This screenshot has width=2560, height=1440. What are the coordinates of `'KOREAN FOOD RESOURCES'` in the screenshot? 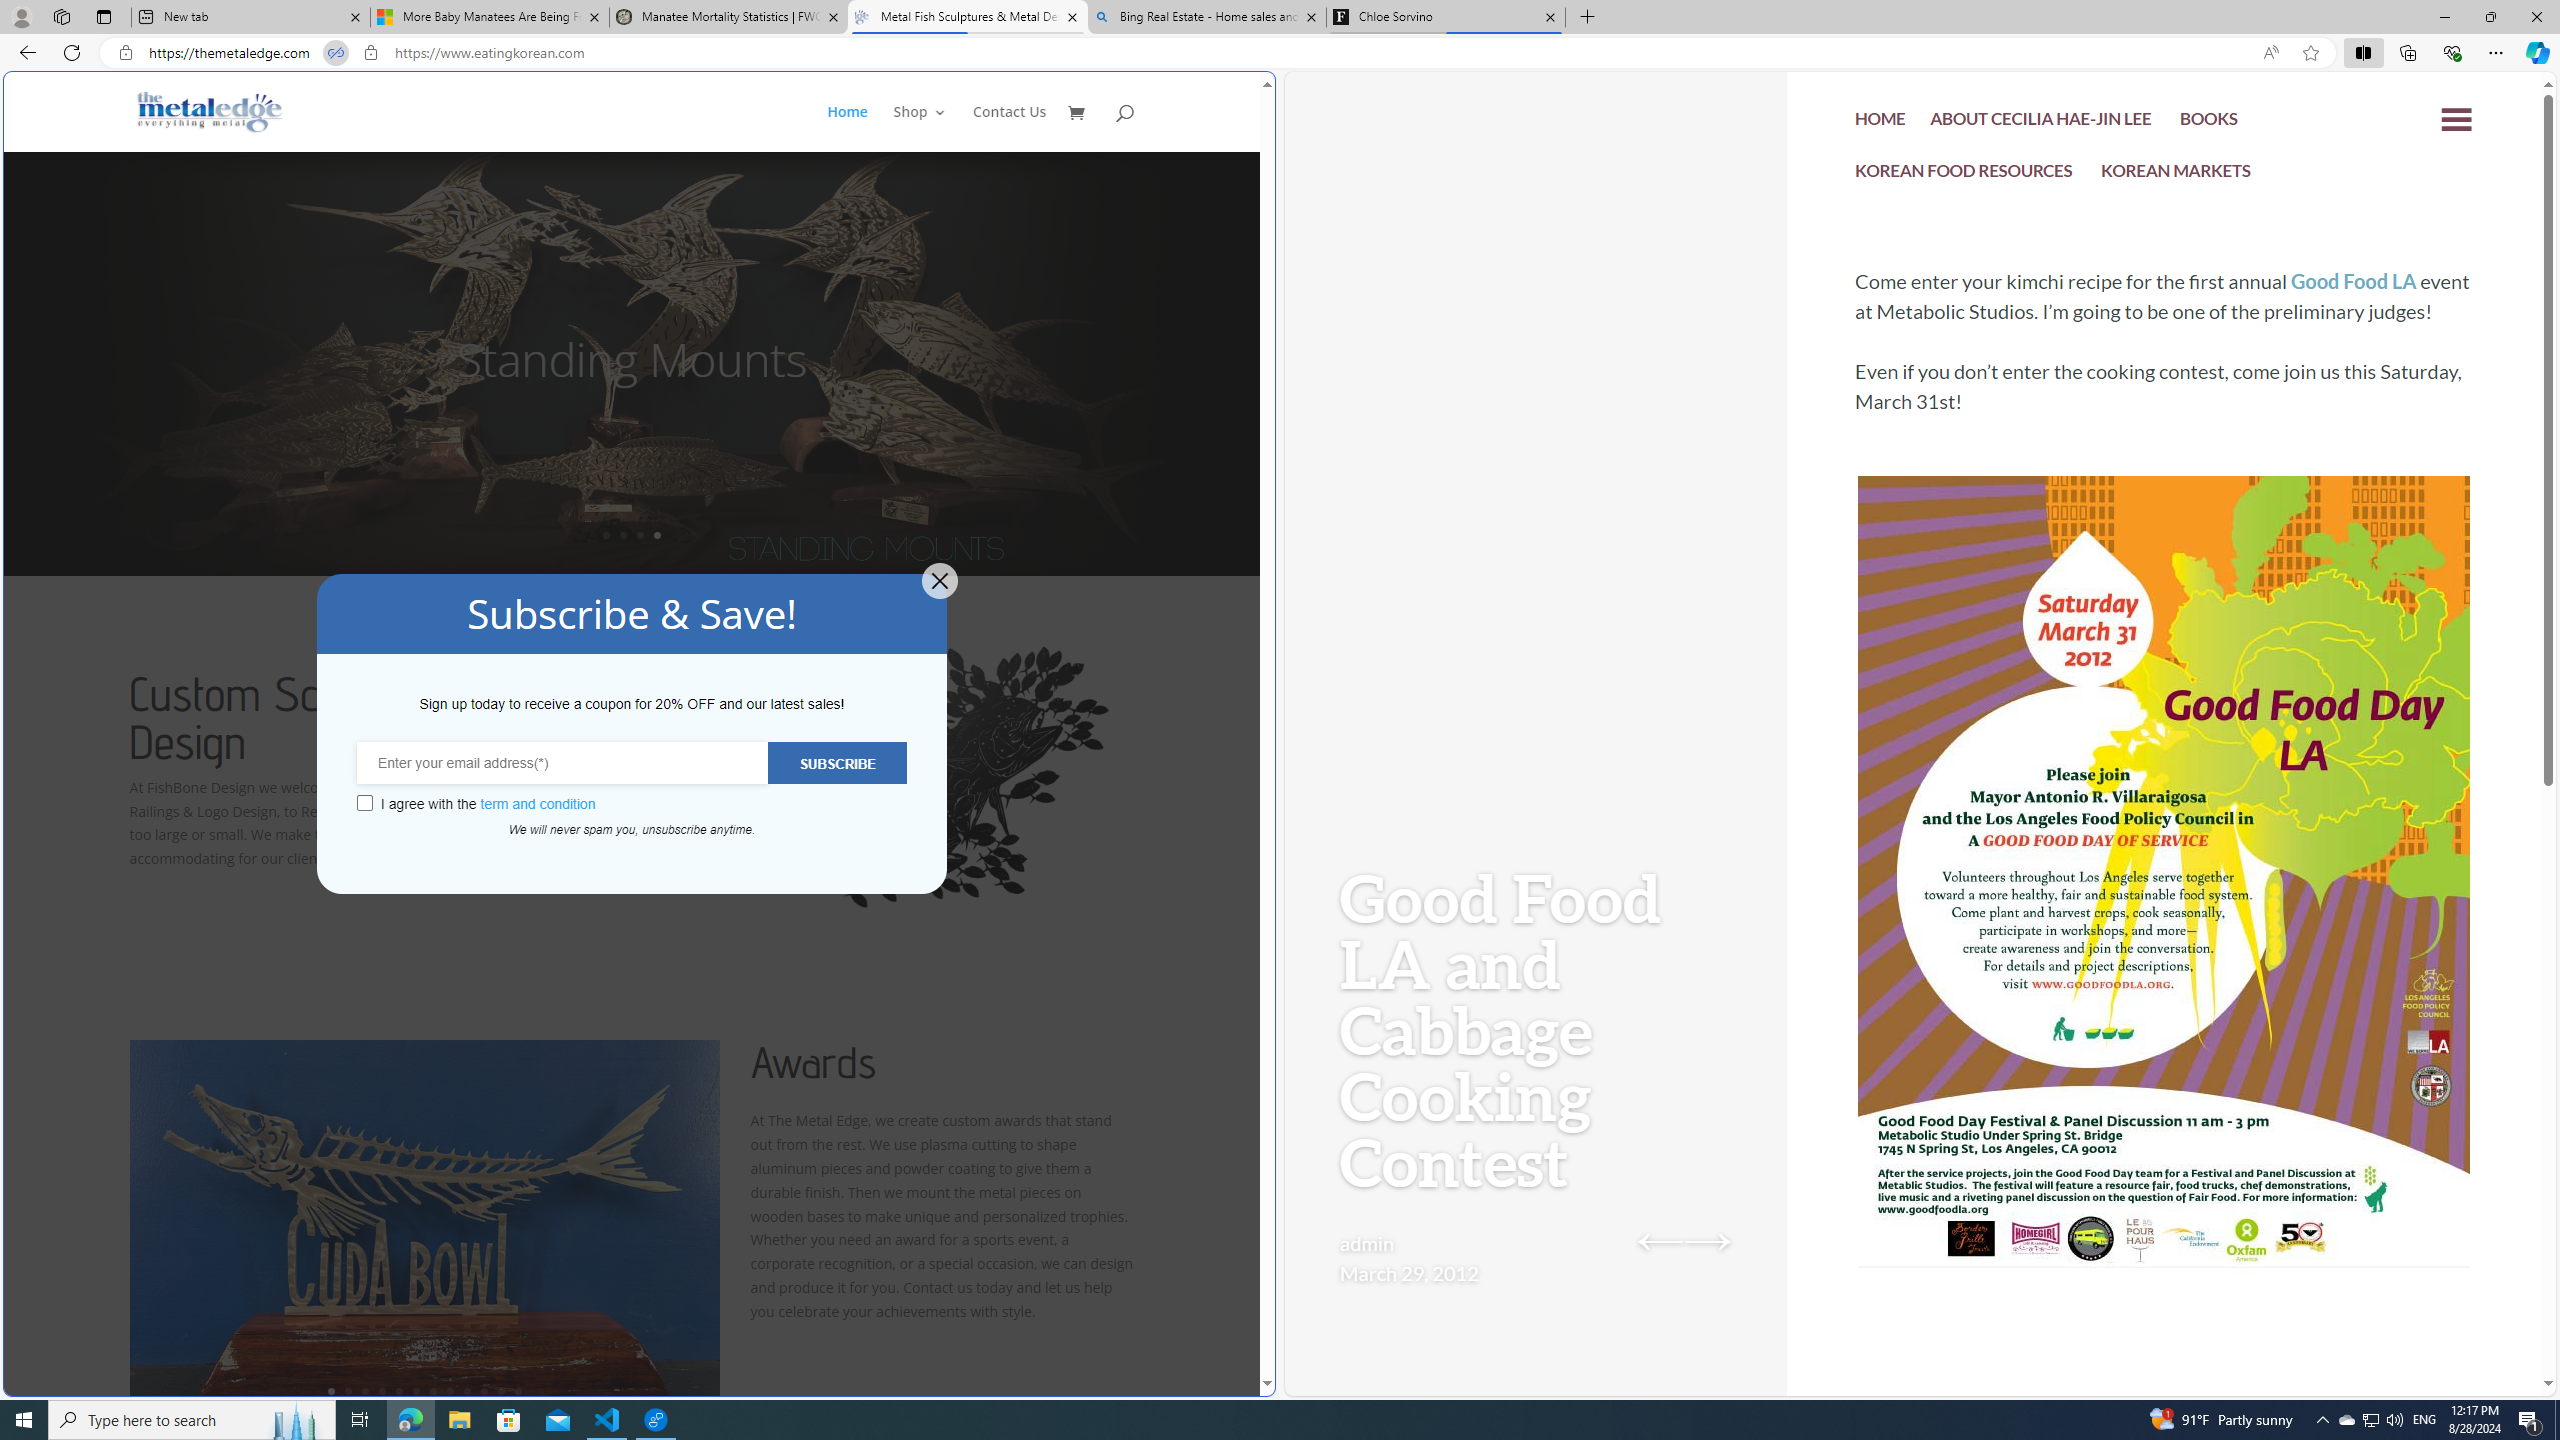 It's located at (1964, 172).